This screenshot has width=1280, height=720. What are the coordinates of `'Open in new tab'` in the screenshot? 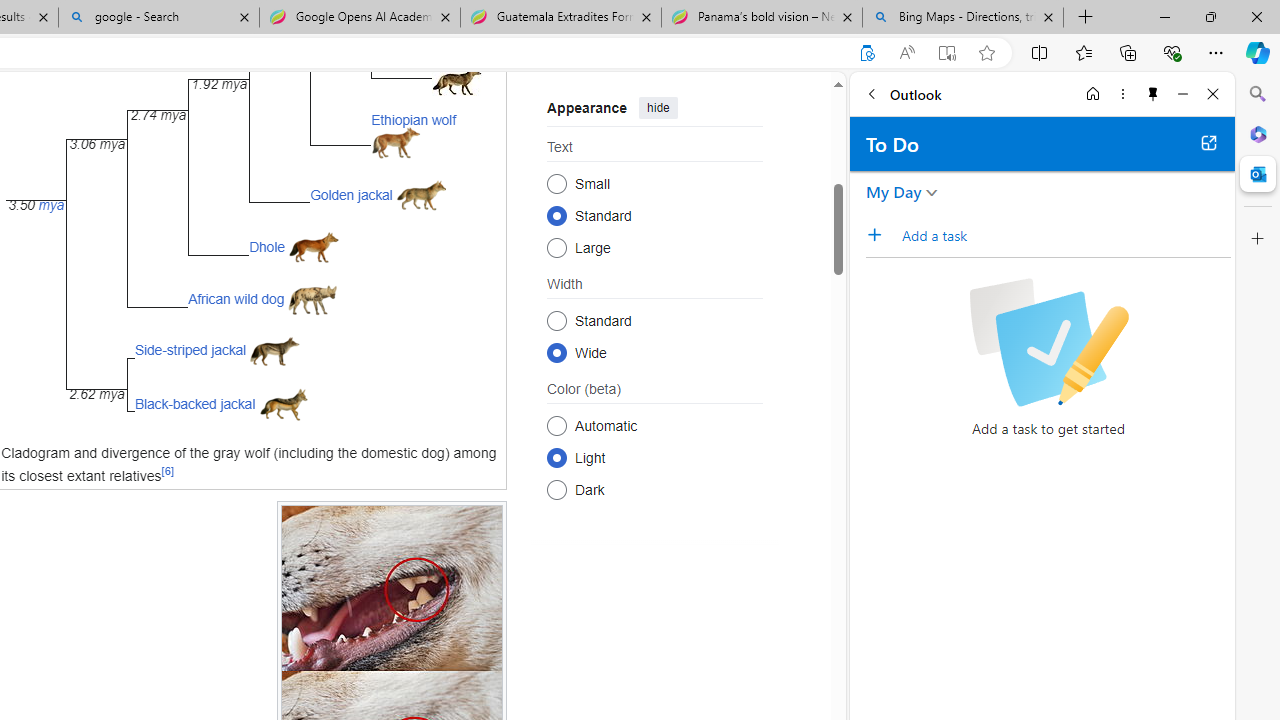 It's located at (1207, 141).